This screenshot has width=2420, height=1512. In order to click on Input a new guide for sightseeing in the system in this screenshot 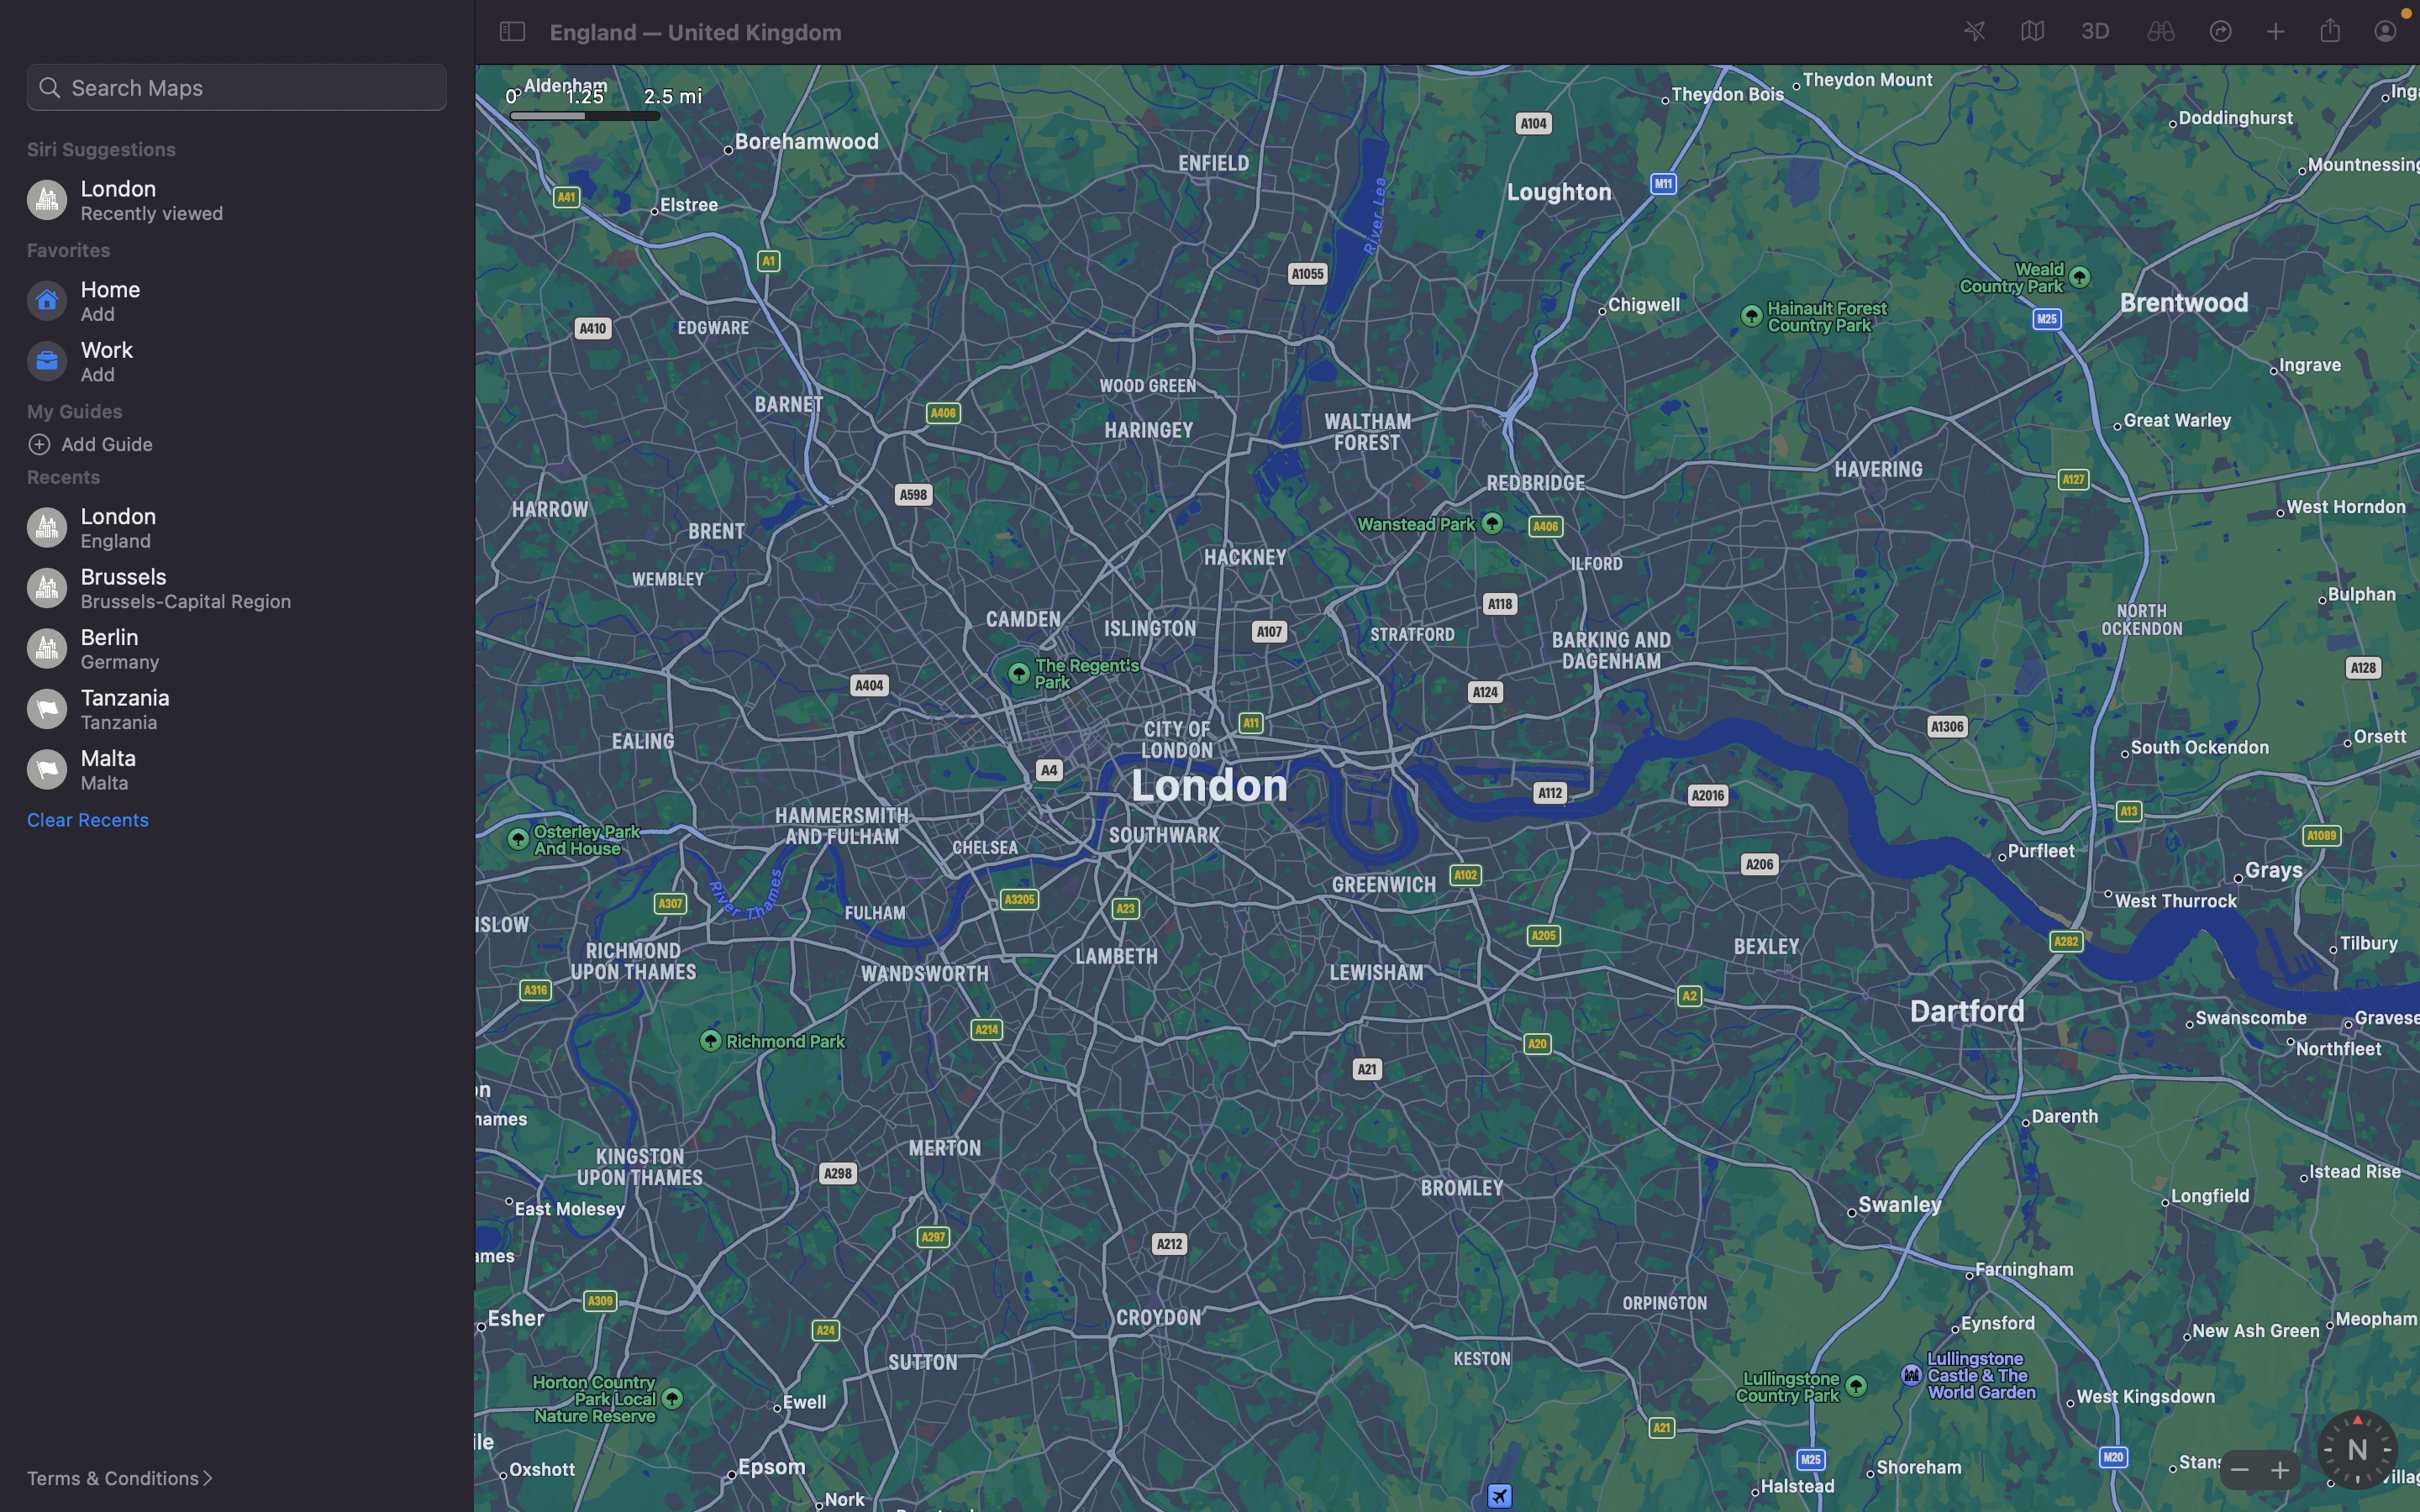, I will do `click(244, 443)`.